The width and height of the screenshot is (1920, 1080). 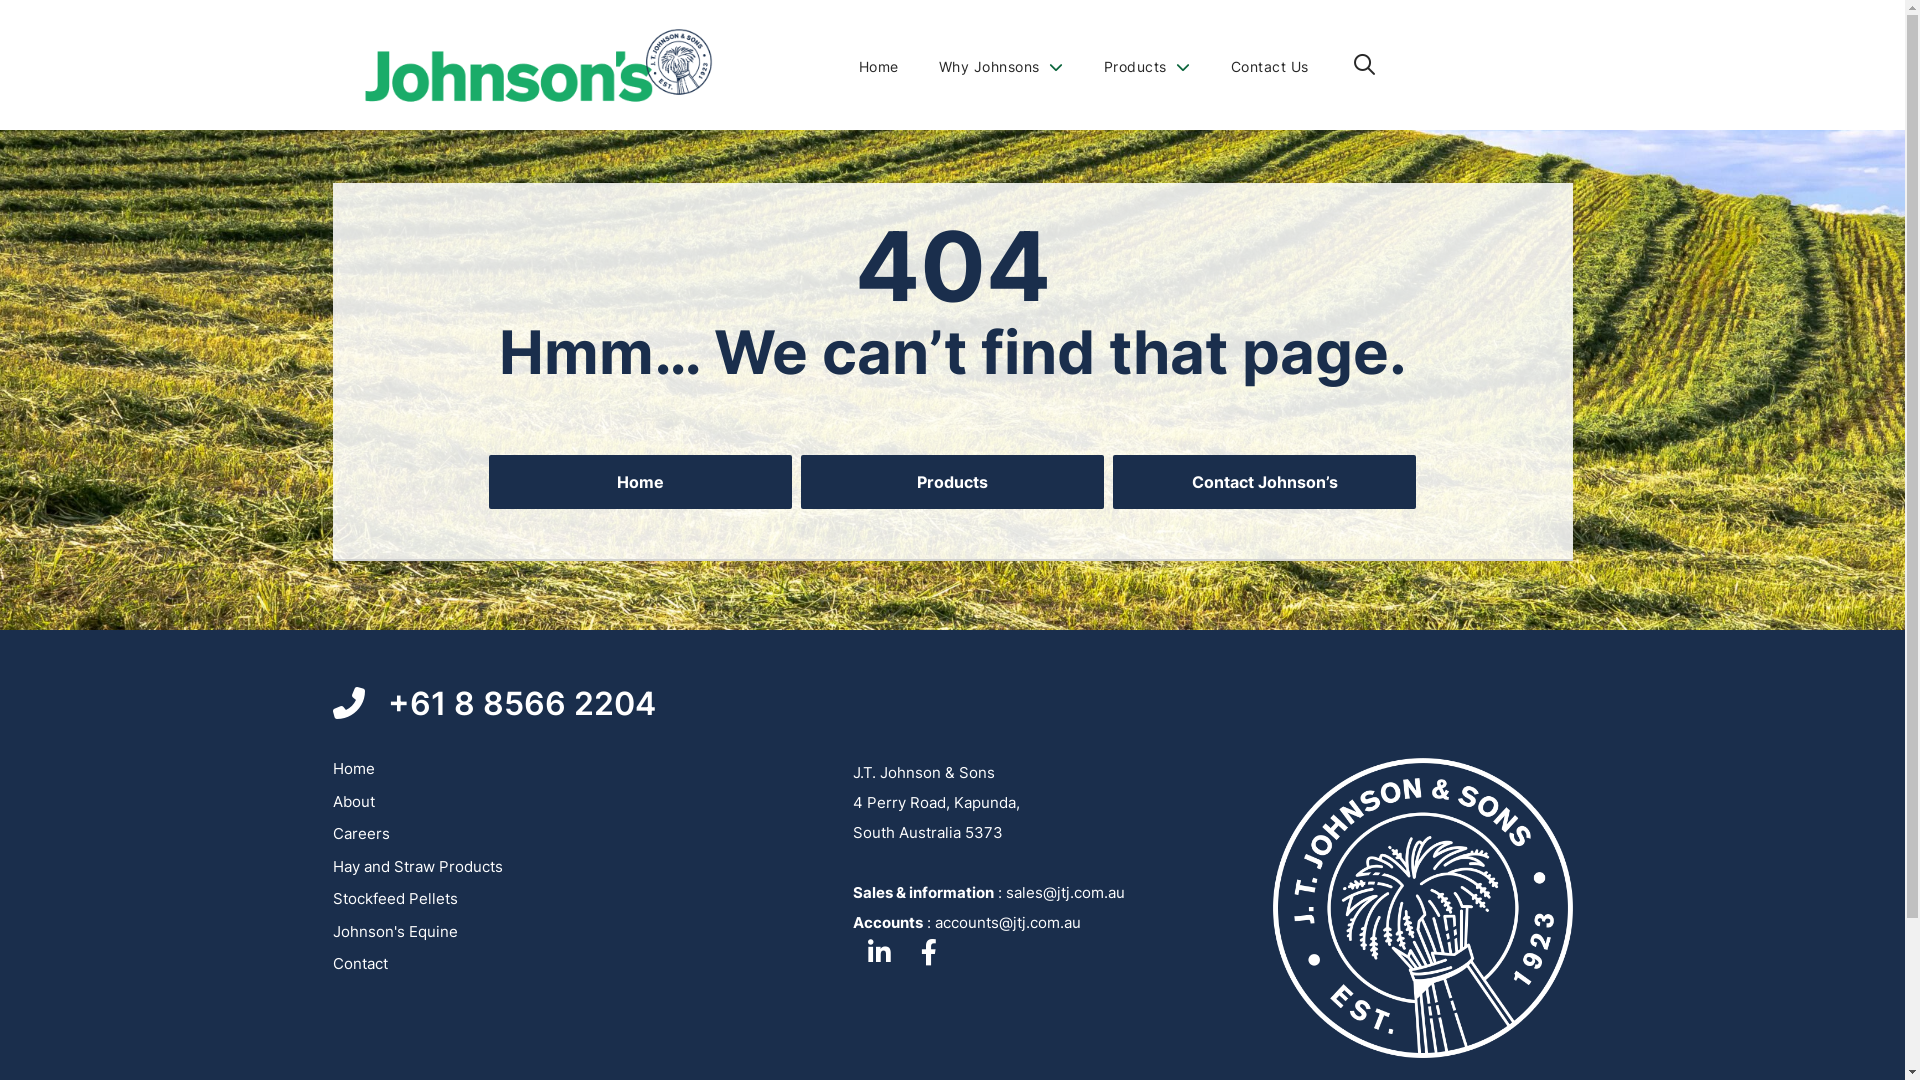 I want to click on 'Careers', so click(x=360, y=833).